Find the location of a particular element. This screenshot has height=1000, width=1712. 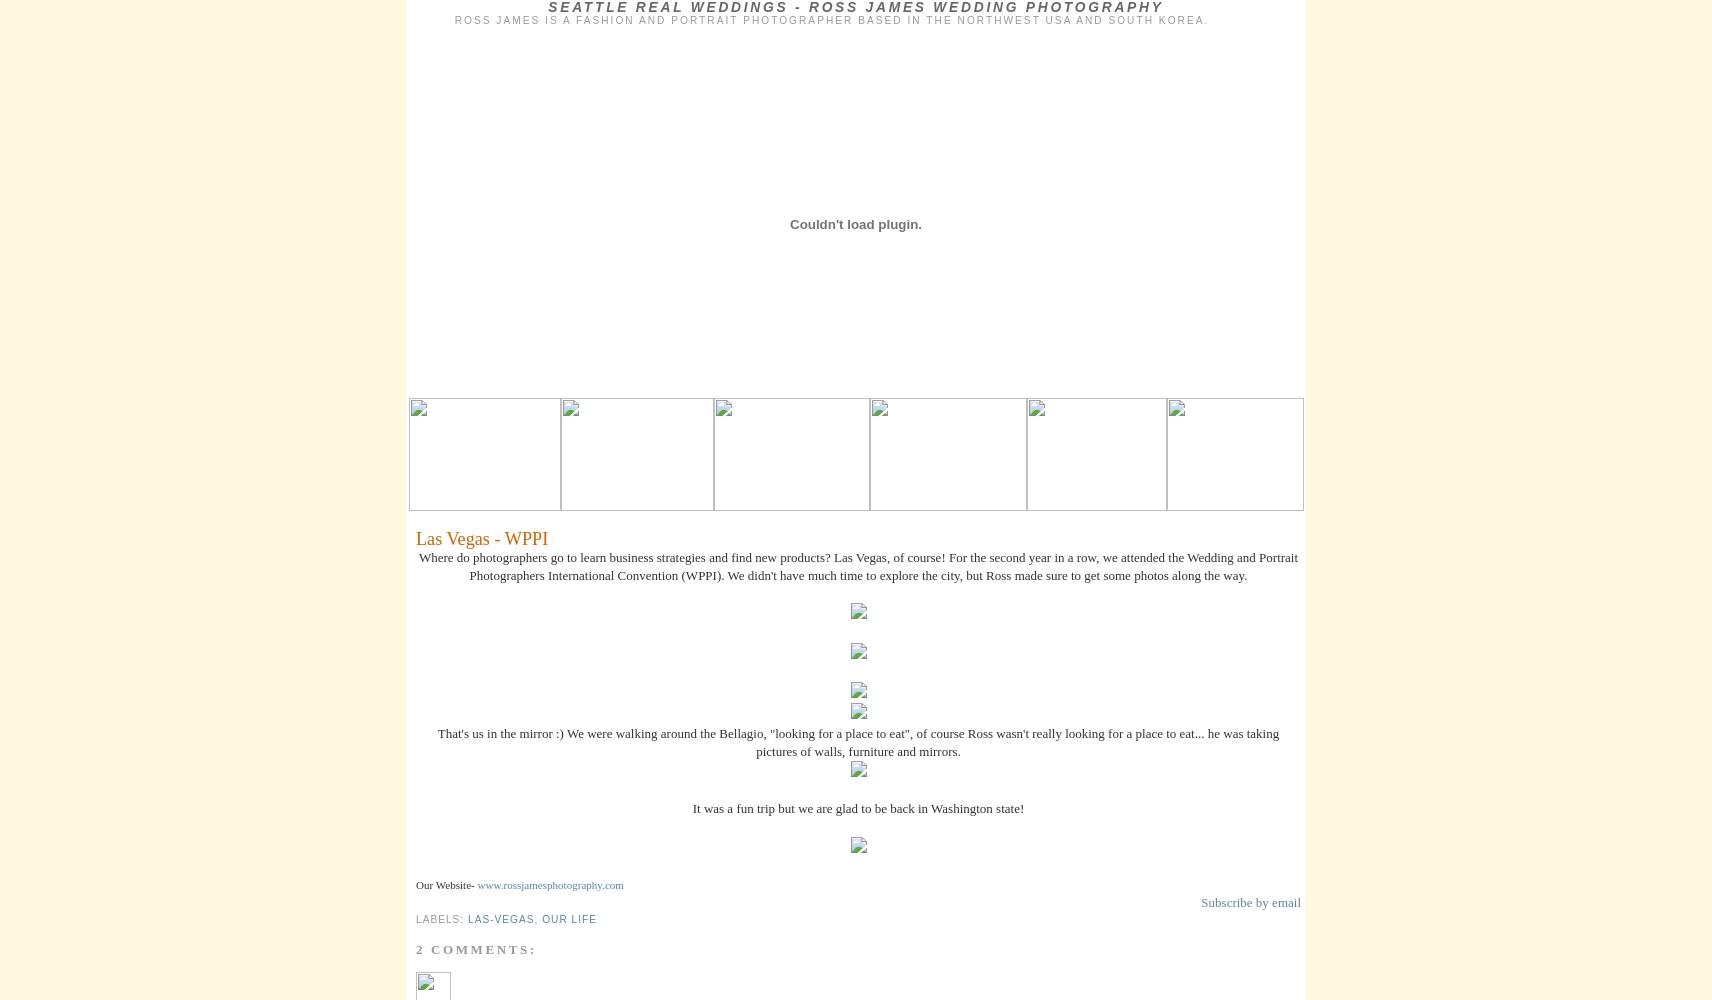

'Labels:' is located at coordinates (441, 919).